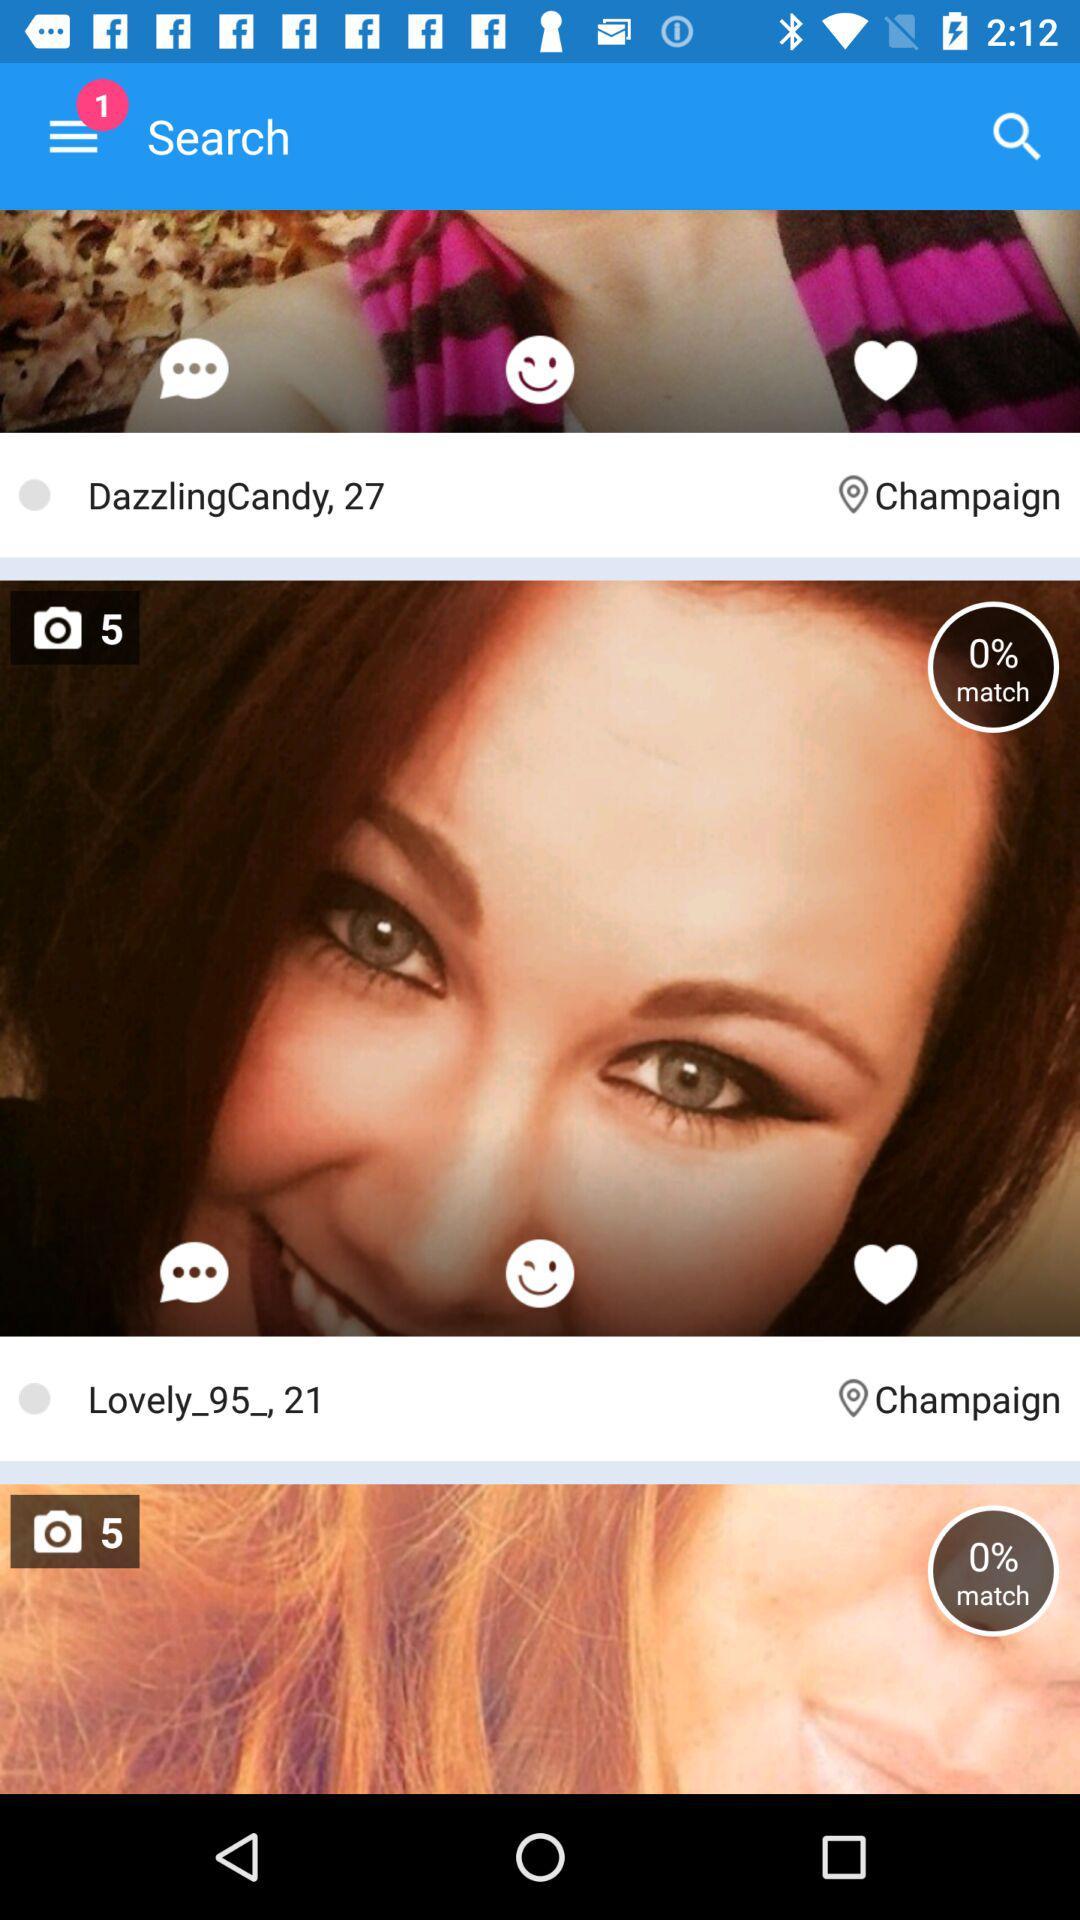  Describe the element at coordinates (1017, 135) in the screenshot. I see `the icon next to the search item` at that location.